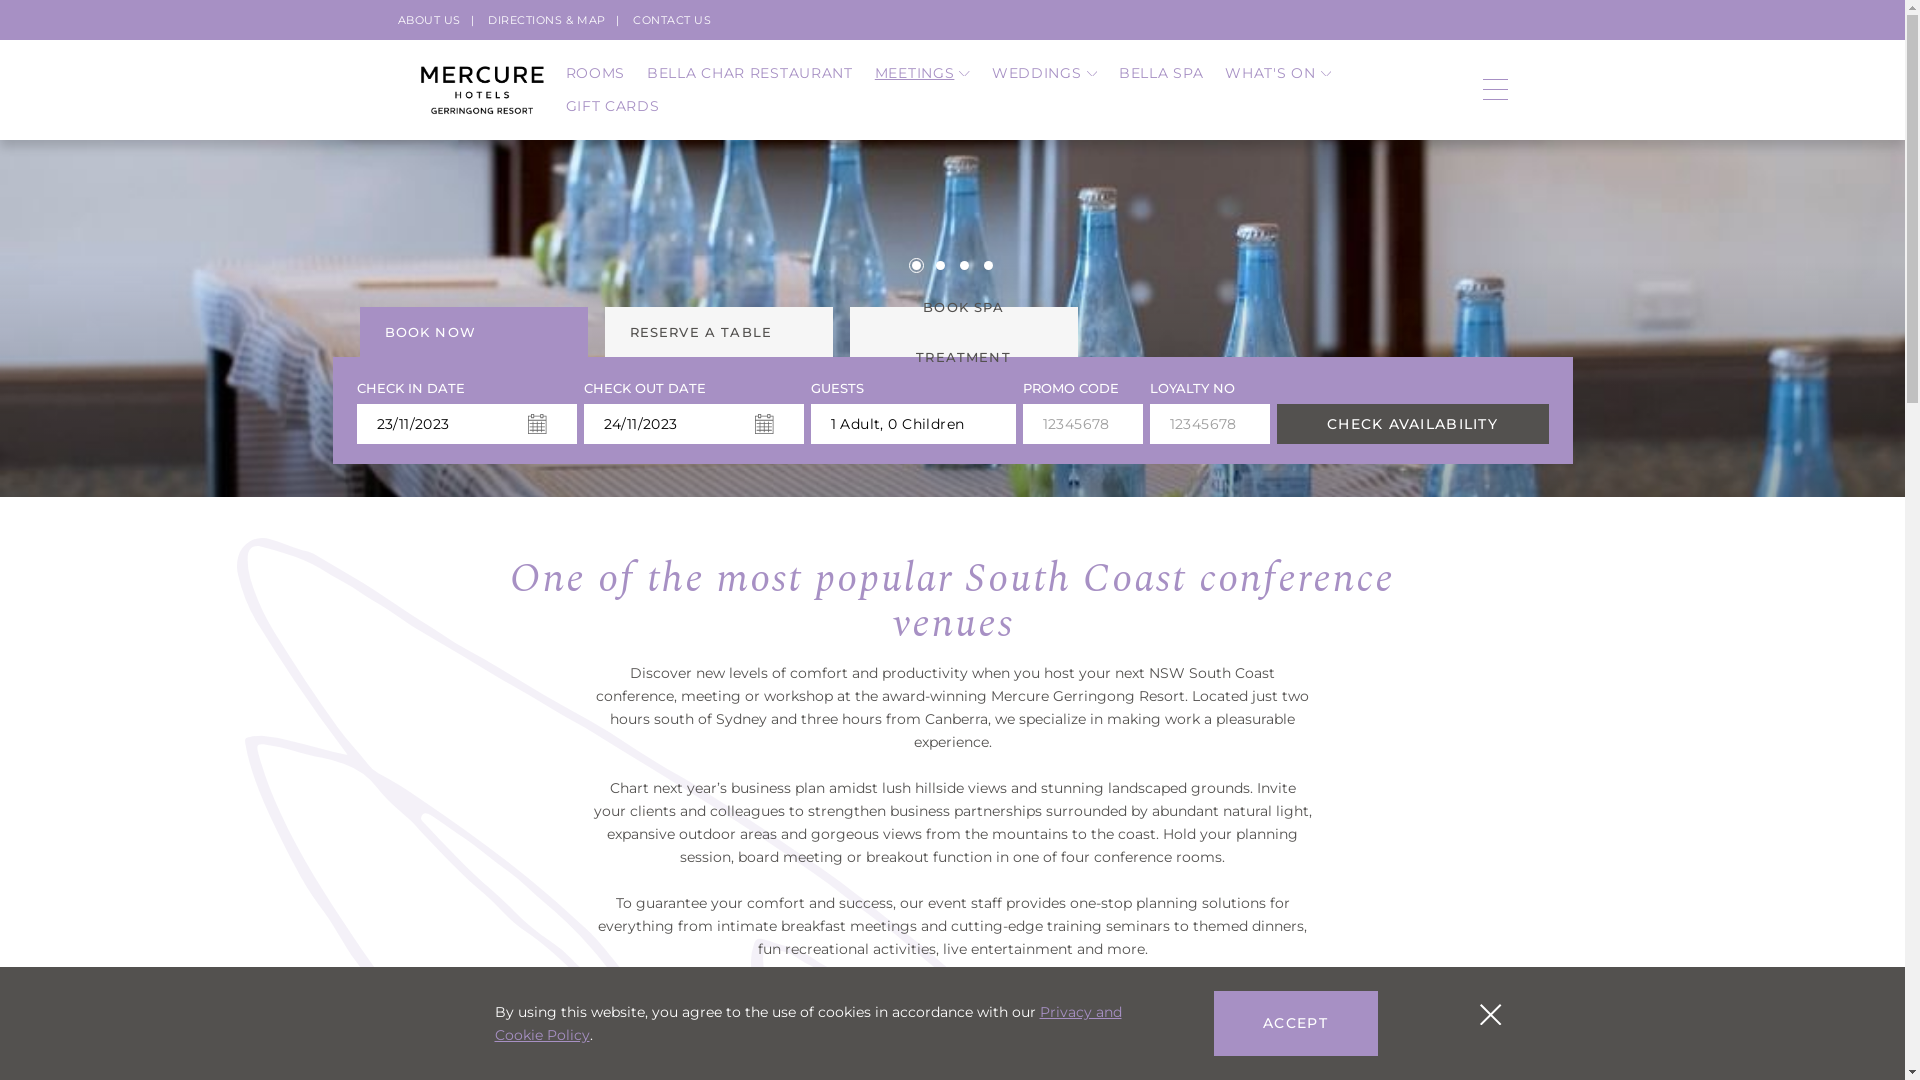 The height and width of the screenshot is (1080, 1920). What do you see at coordinates (428, 19) in the screenshot?
I see `'ABOUT US'` at bounding box center [428, 19].